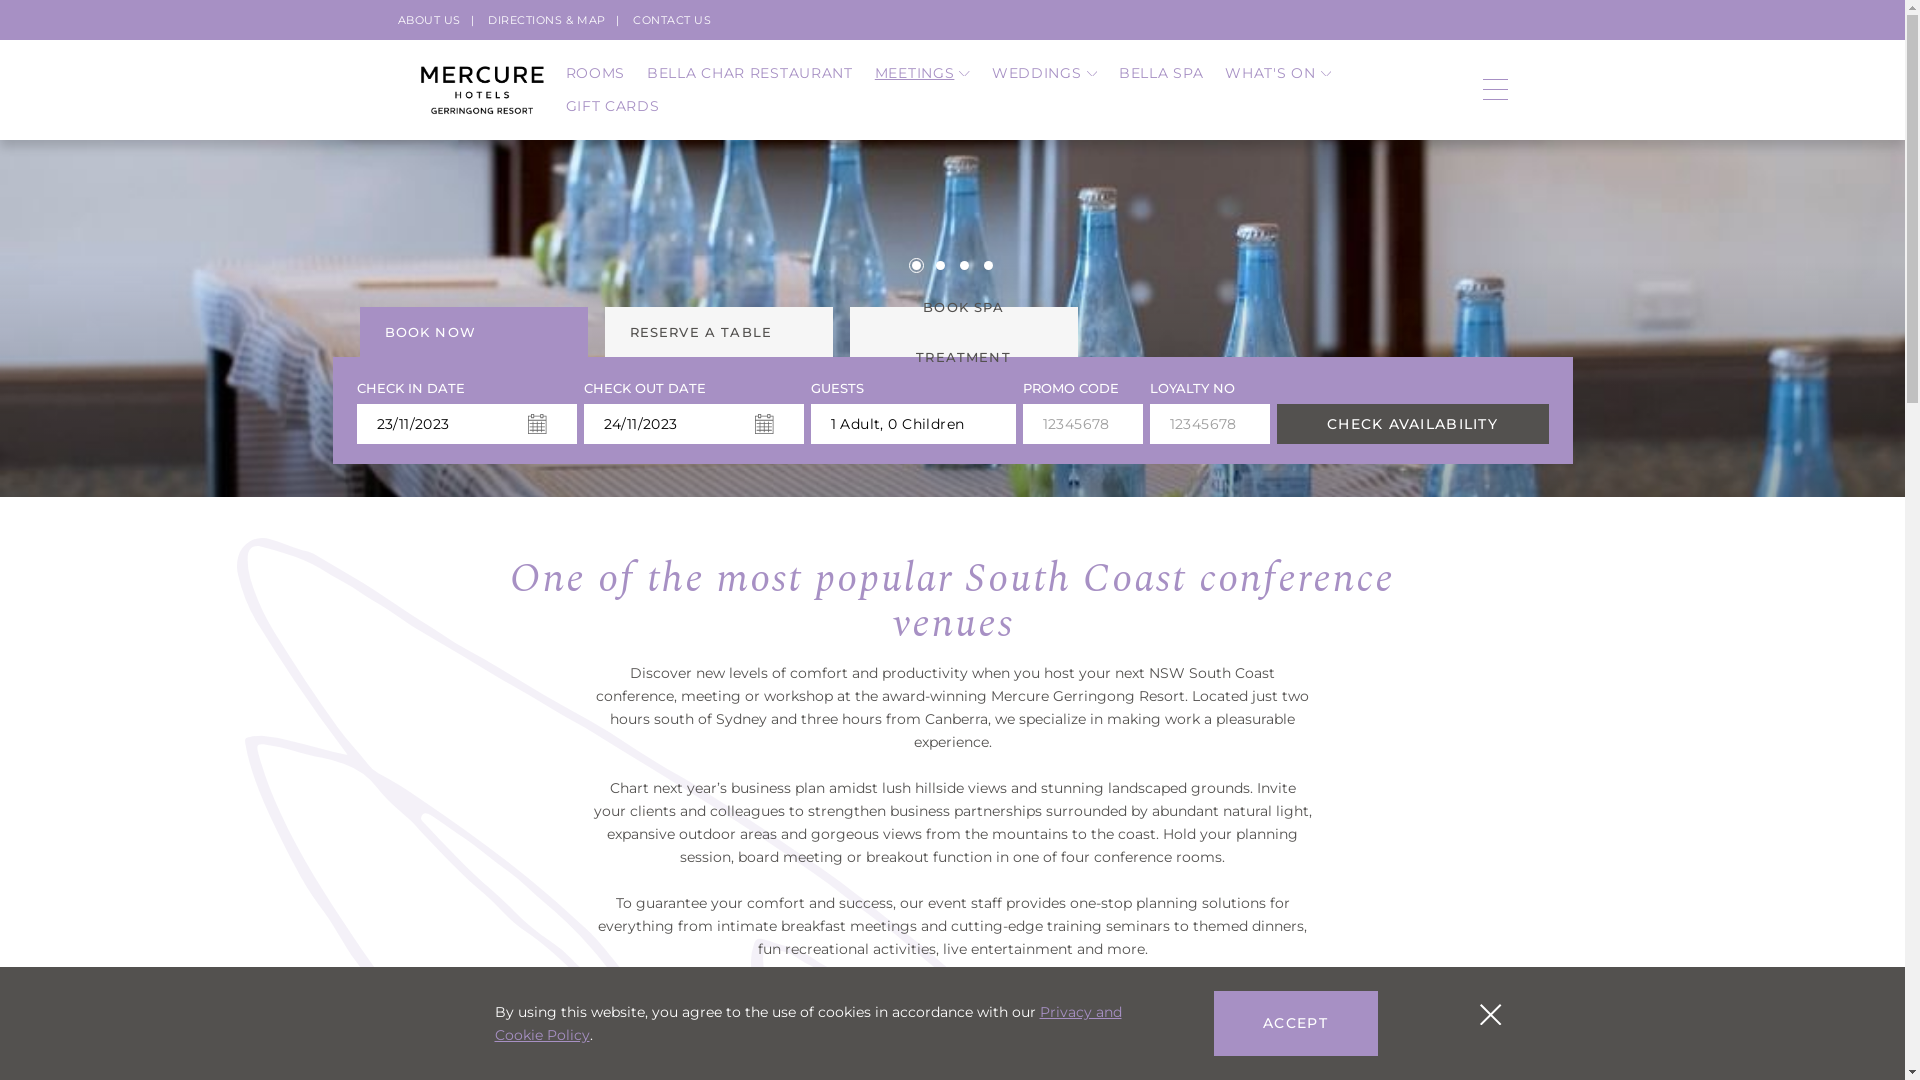 The height and width of the screenshot is (1080, 1920). What do you see at coordinates (428, 19) in the screenshot?
I see `'ABOUT US'` at bounding box center [428, 19].